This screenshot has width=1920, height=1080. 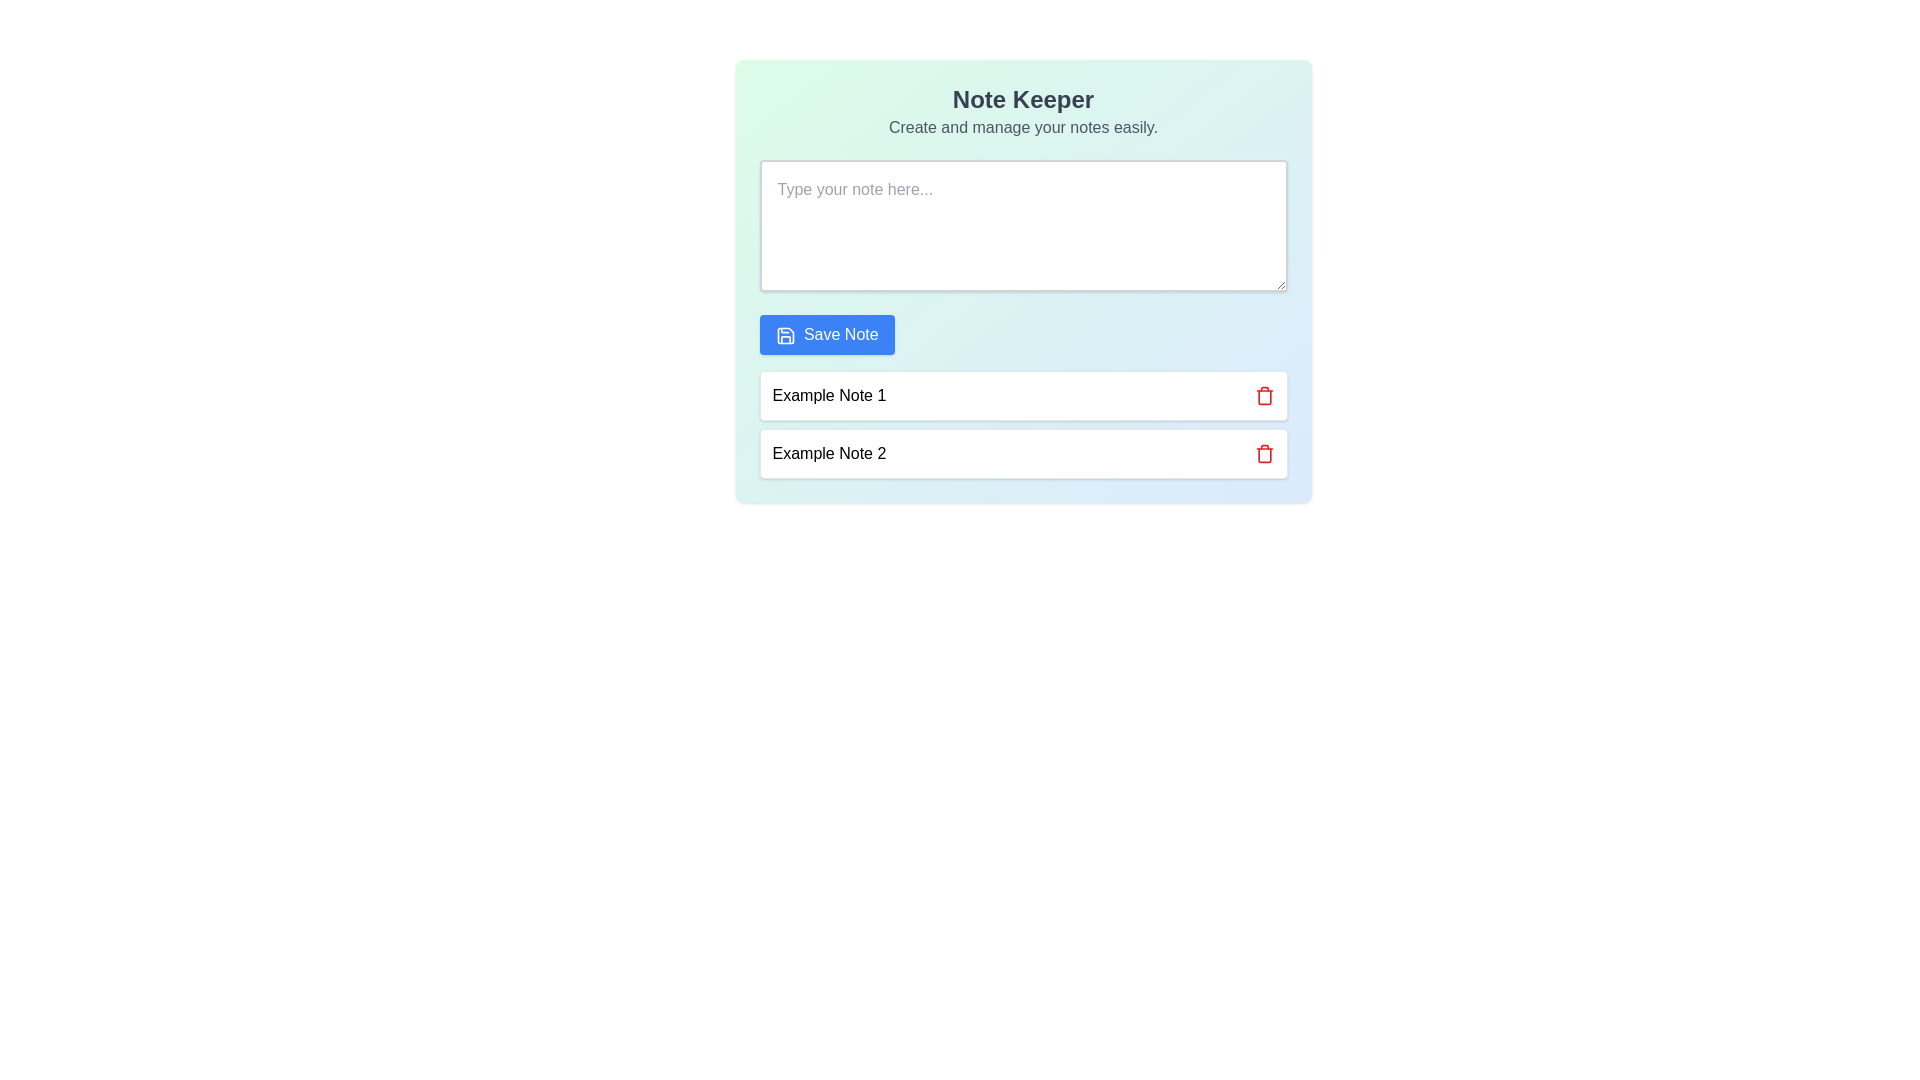 What do you see at coordinates (1023, 100) in the screenshot?
I see `the prominent text label 'Note Keeper' which is styled with a bold and larger font size in dark gray, located at the top of the interface above the subtitle` at bounding box center [1023, 100].